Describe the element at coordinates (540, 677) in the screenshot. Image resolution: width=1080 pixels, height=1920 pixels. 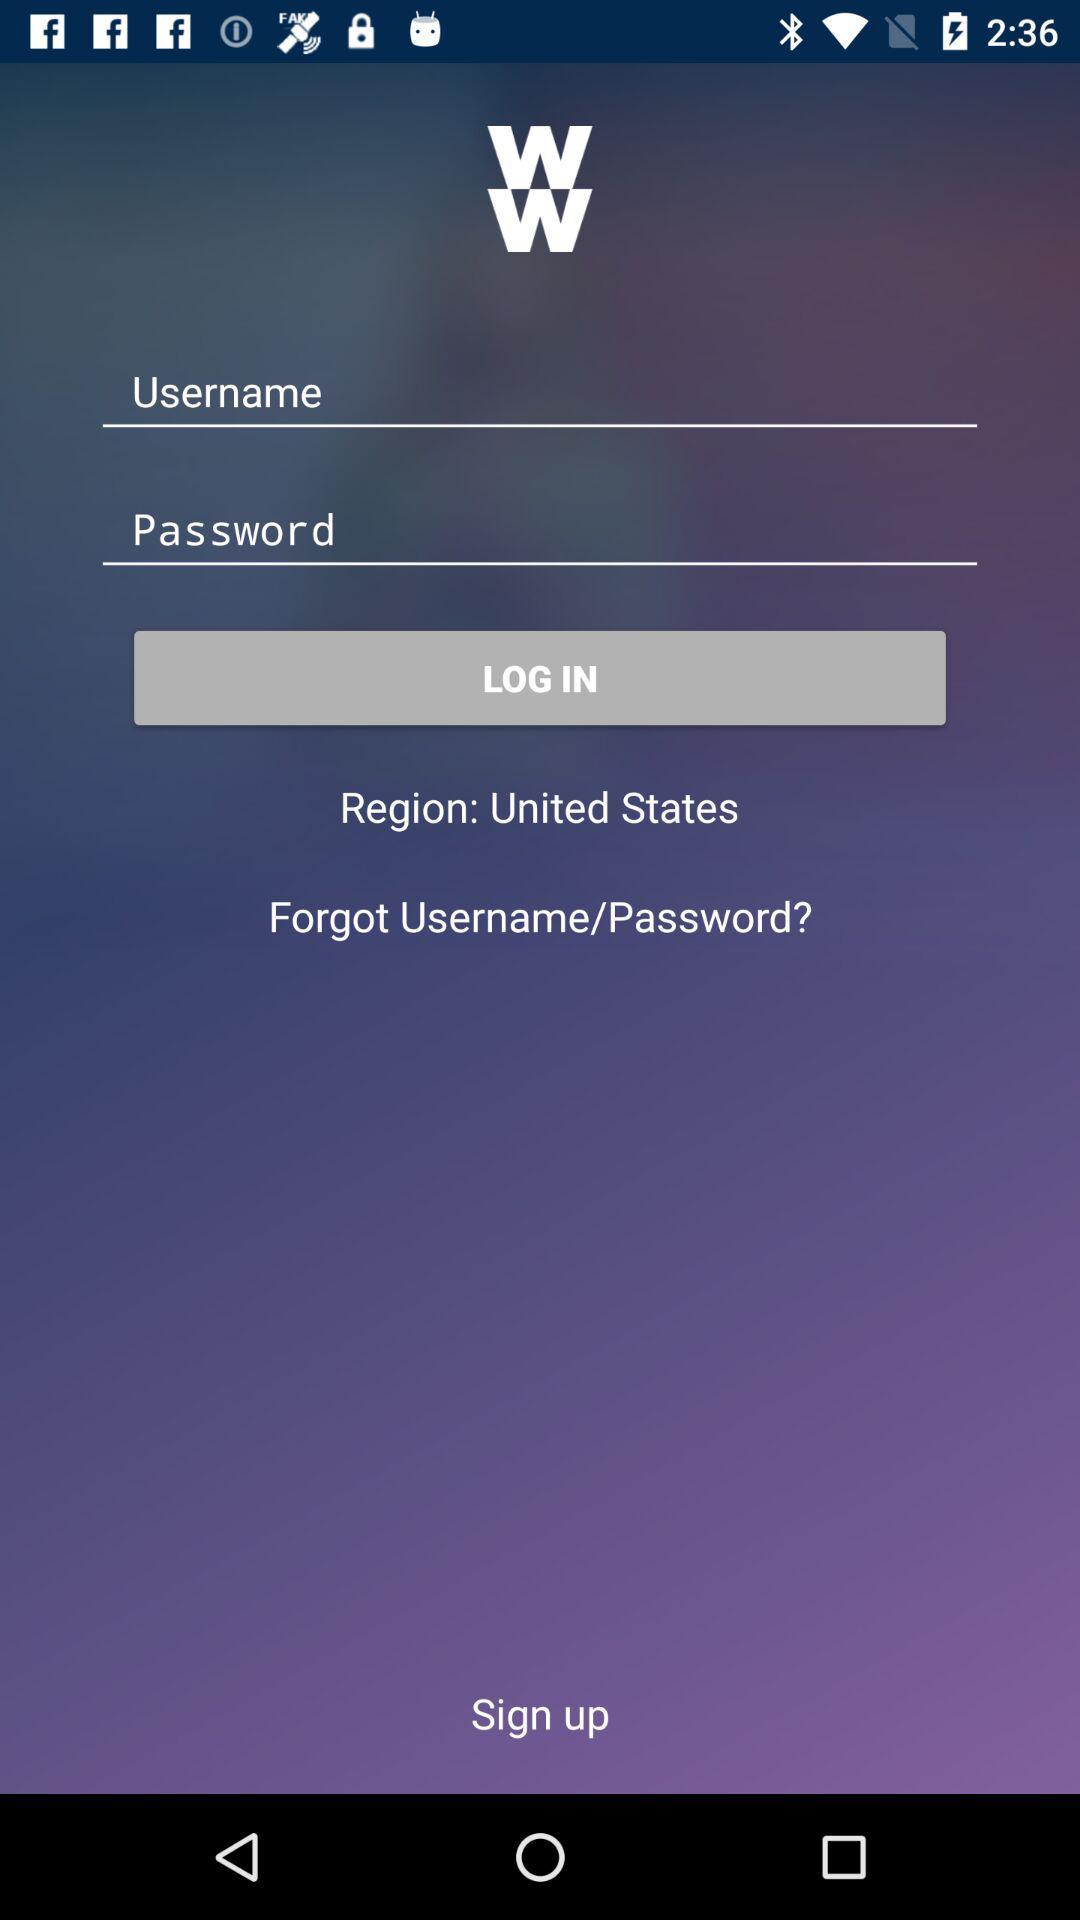
I see `the log in item` at that location.